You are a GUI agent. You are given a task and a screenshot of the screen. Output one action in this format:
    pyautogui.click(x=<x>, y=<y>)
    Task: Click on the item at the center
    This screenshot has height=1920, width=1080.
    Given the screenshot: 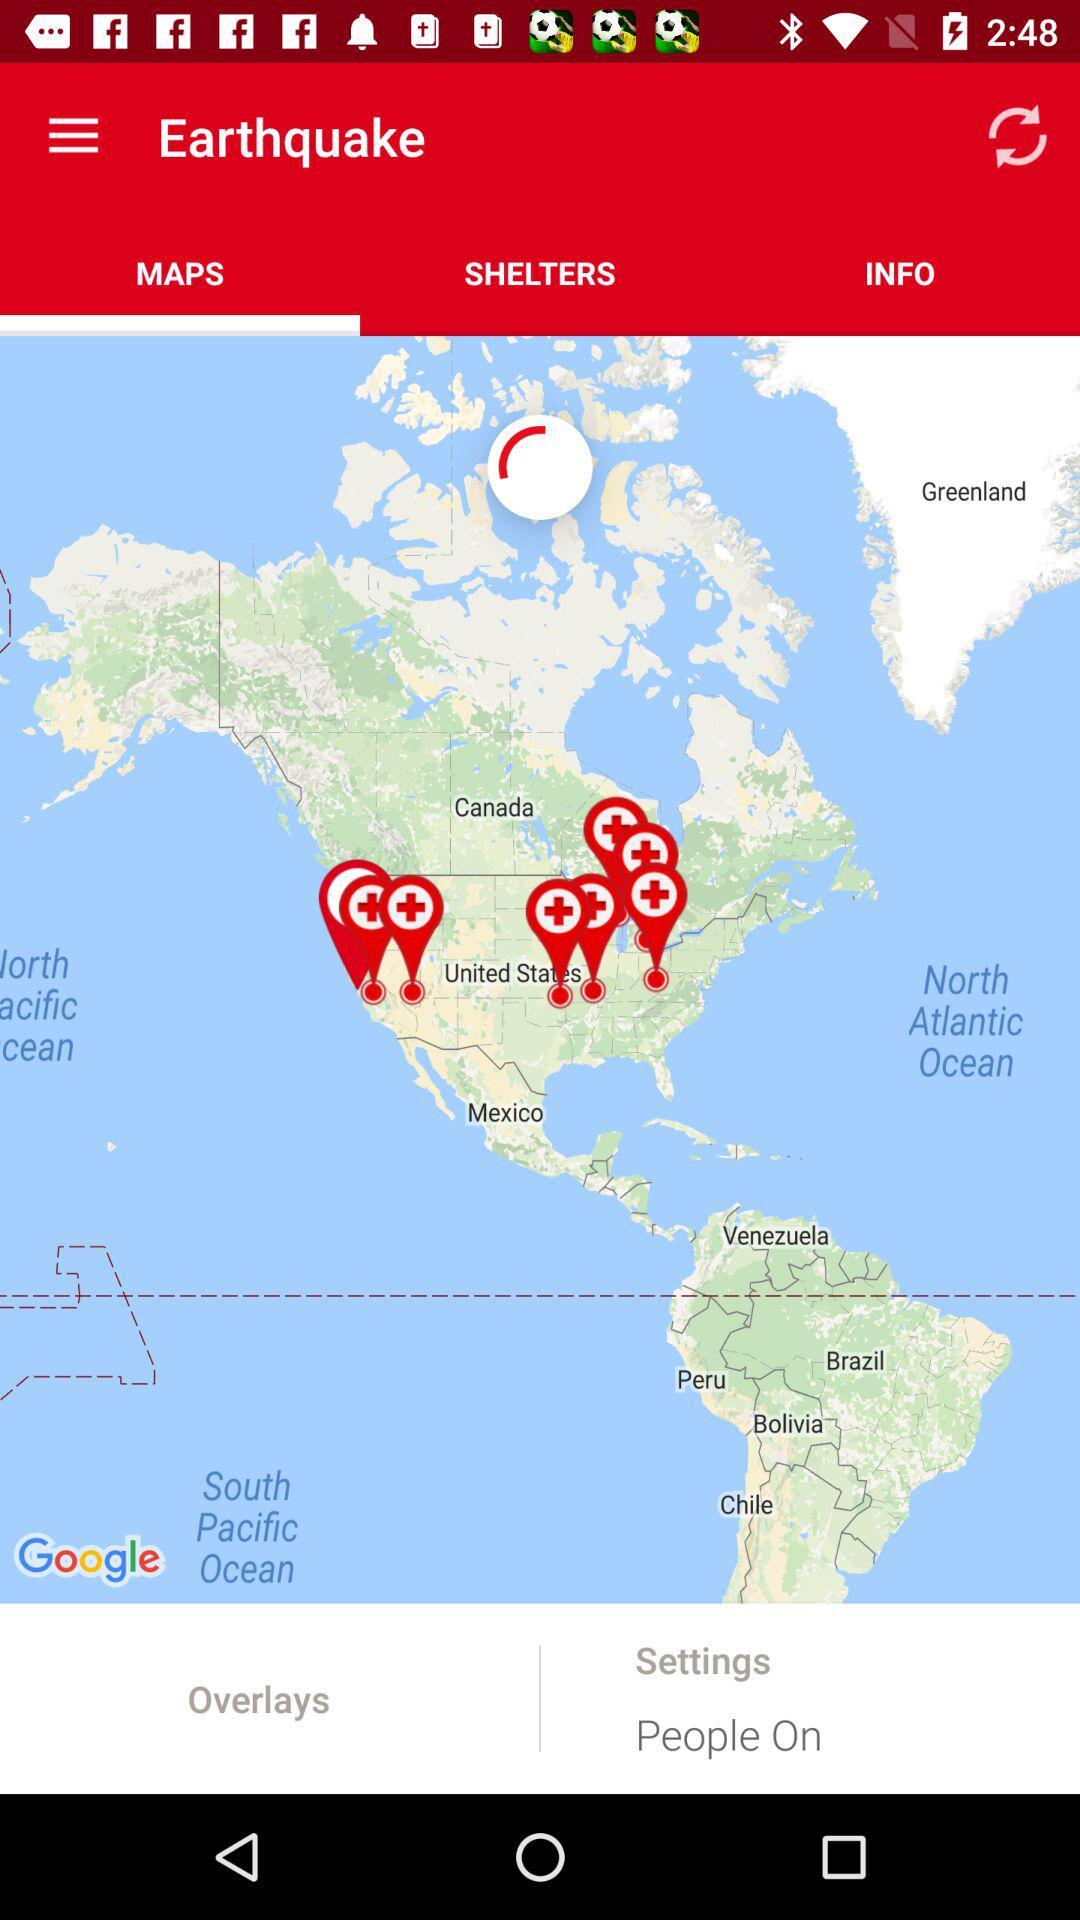 What is the action you would take?
    pyautogui.click(x=540, y=969)
    